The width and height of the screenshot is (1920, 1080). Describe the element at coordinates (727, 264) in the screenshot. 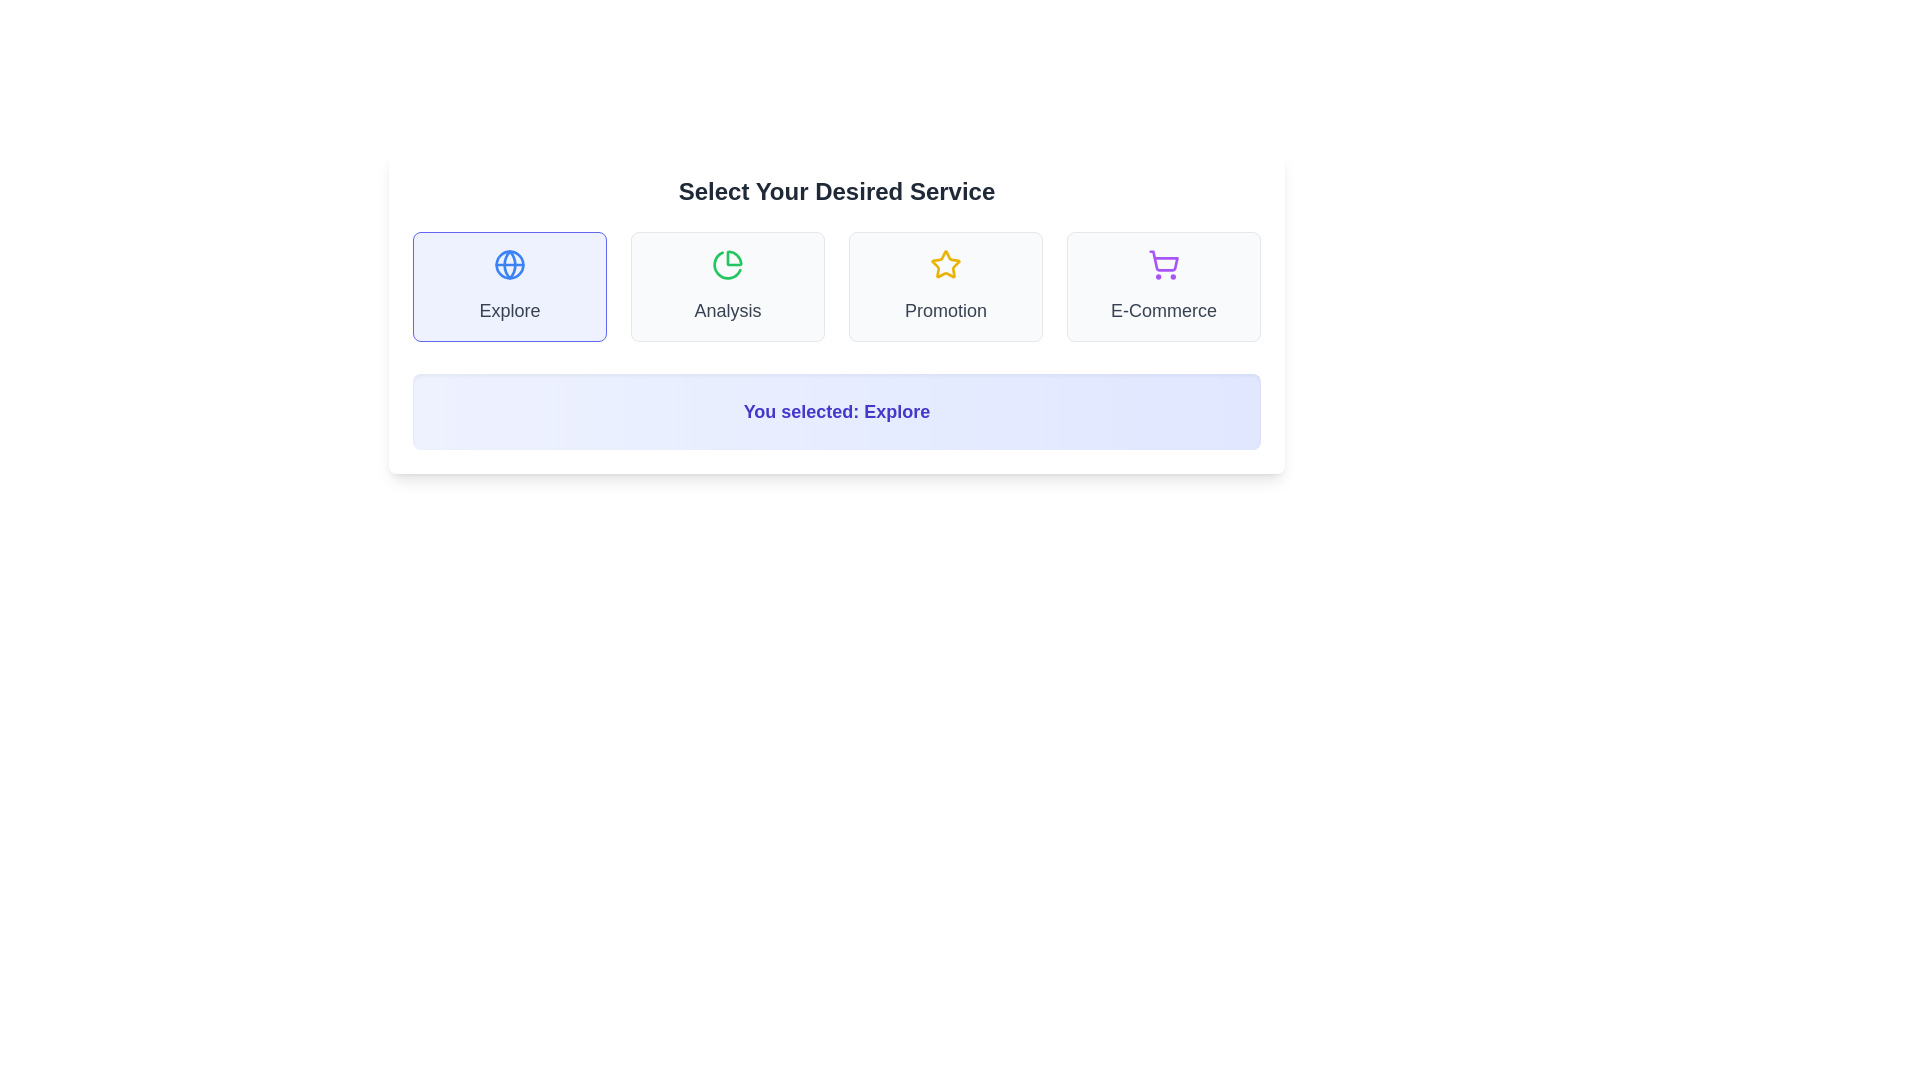

I see `the 'Analysis' service icon, which is located directly above the 'Analysis' label in the service selection interface` at that location.